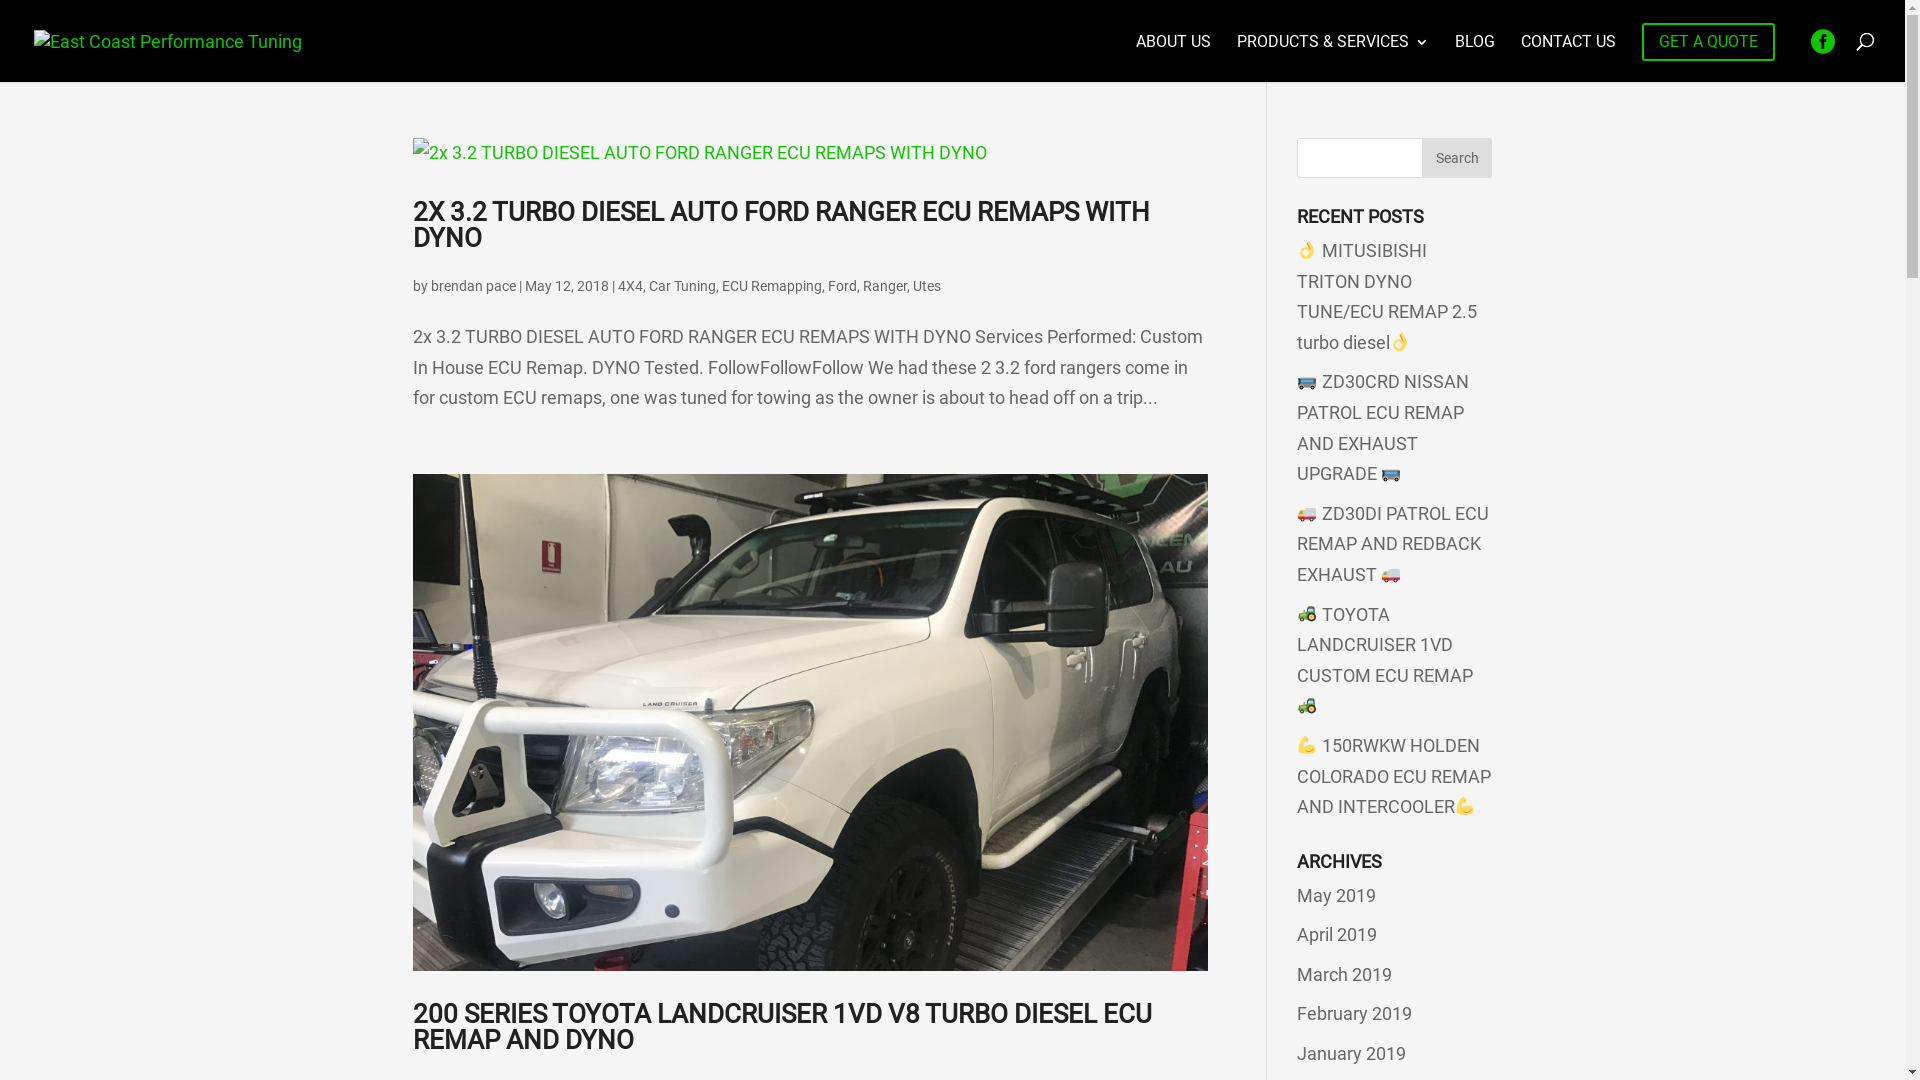 This screenshot has width=1920, height=1080. What do you see at coordinates (1296, 774) in the screenshot?
I see `'150RWKW HOLDEN COLORADO ECU REMAP AND INTERCOOLER'` at bounding box center [1296, 774].